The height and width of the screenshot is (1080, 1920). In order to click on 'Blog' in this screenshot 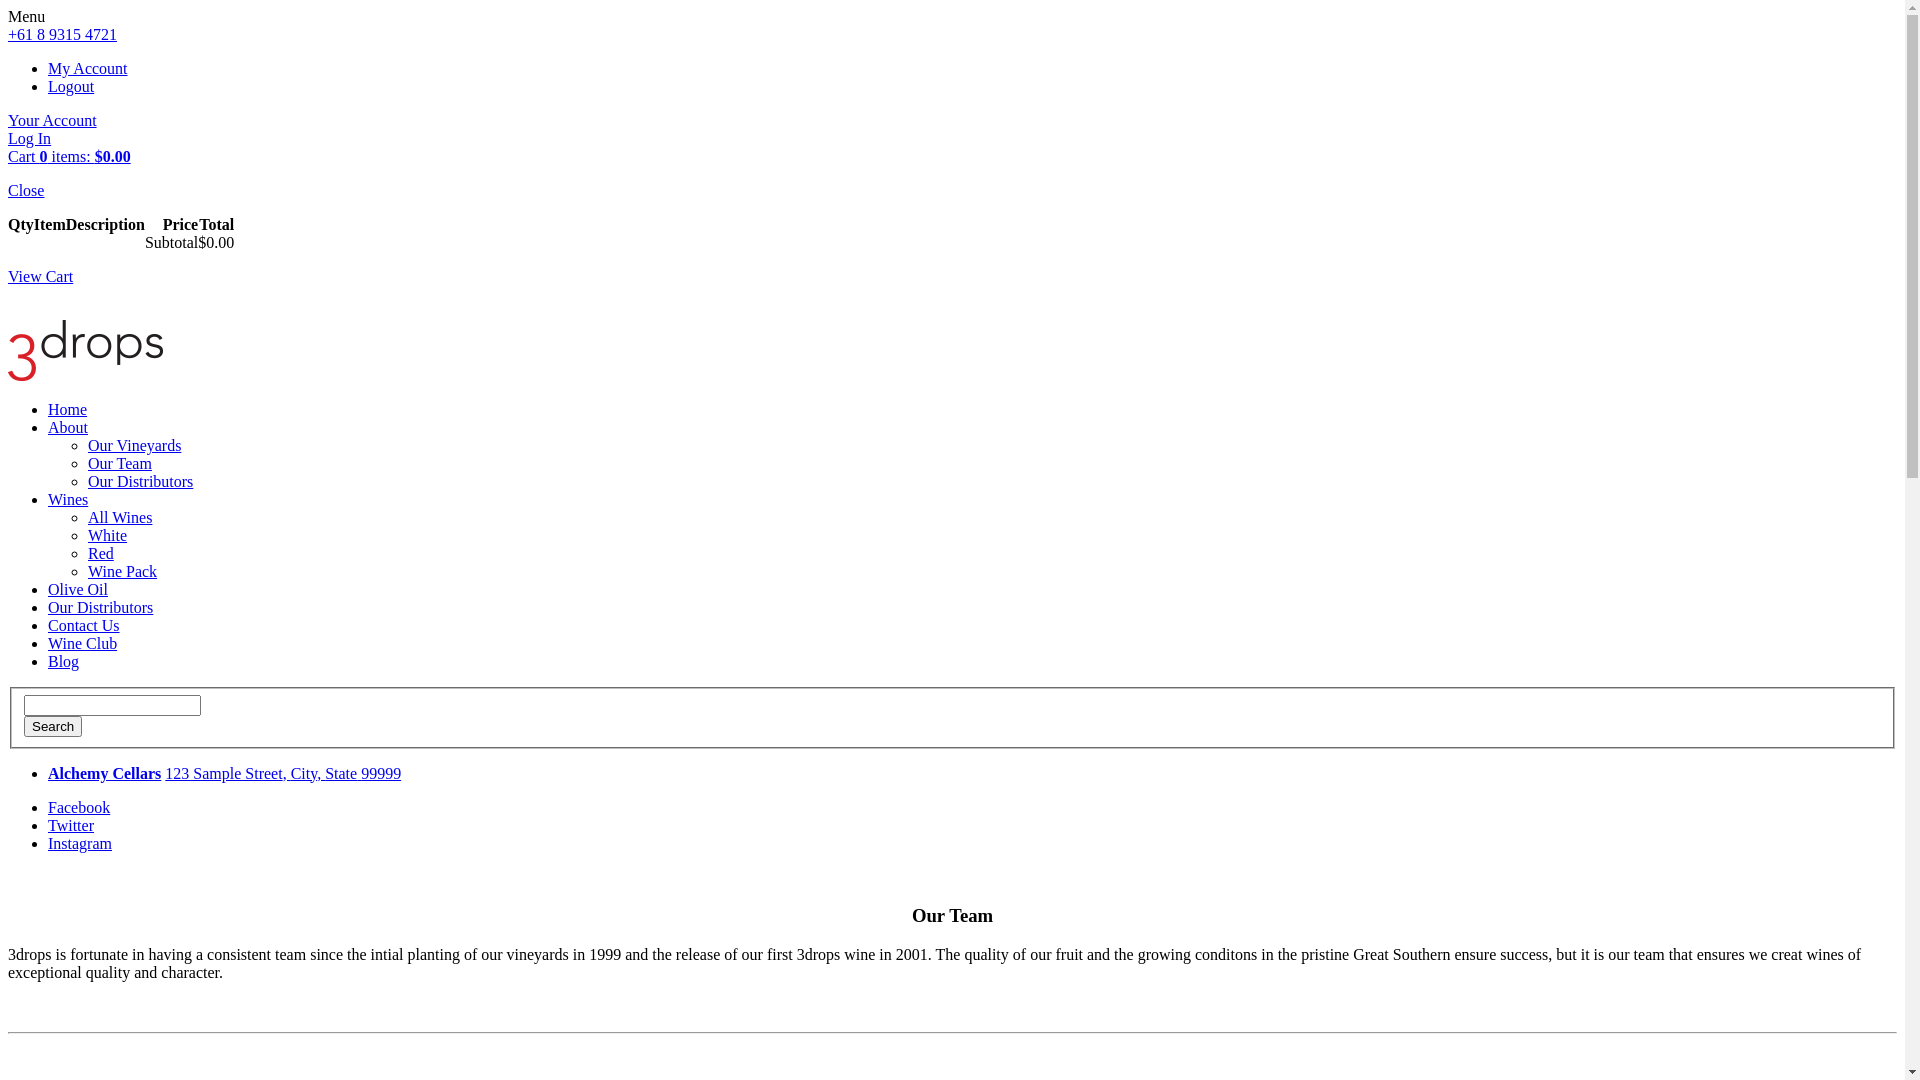, I will do `click(63, 661)`.